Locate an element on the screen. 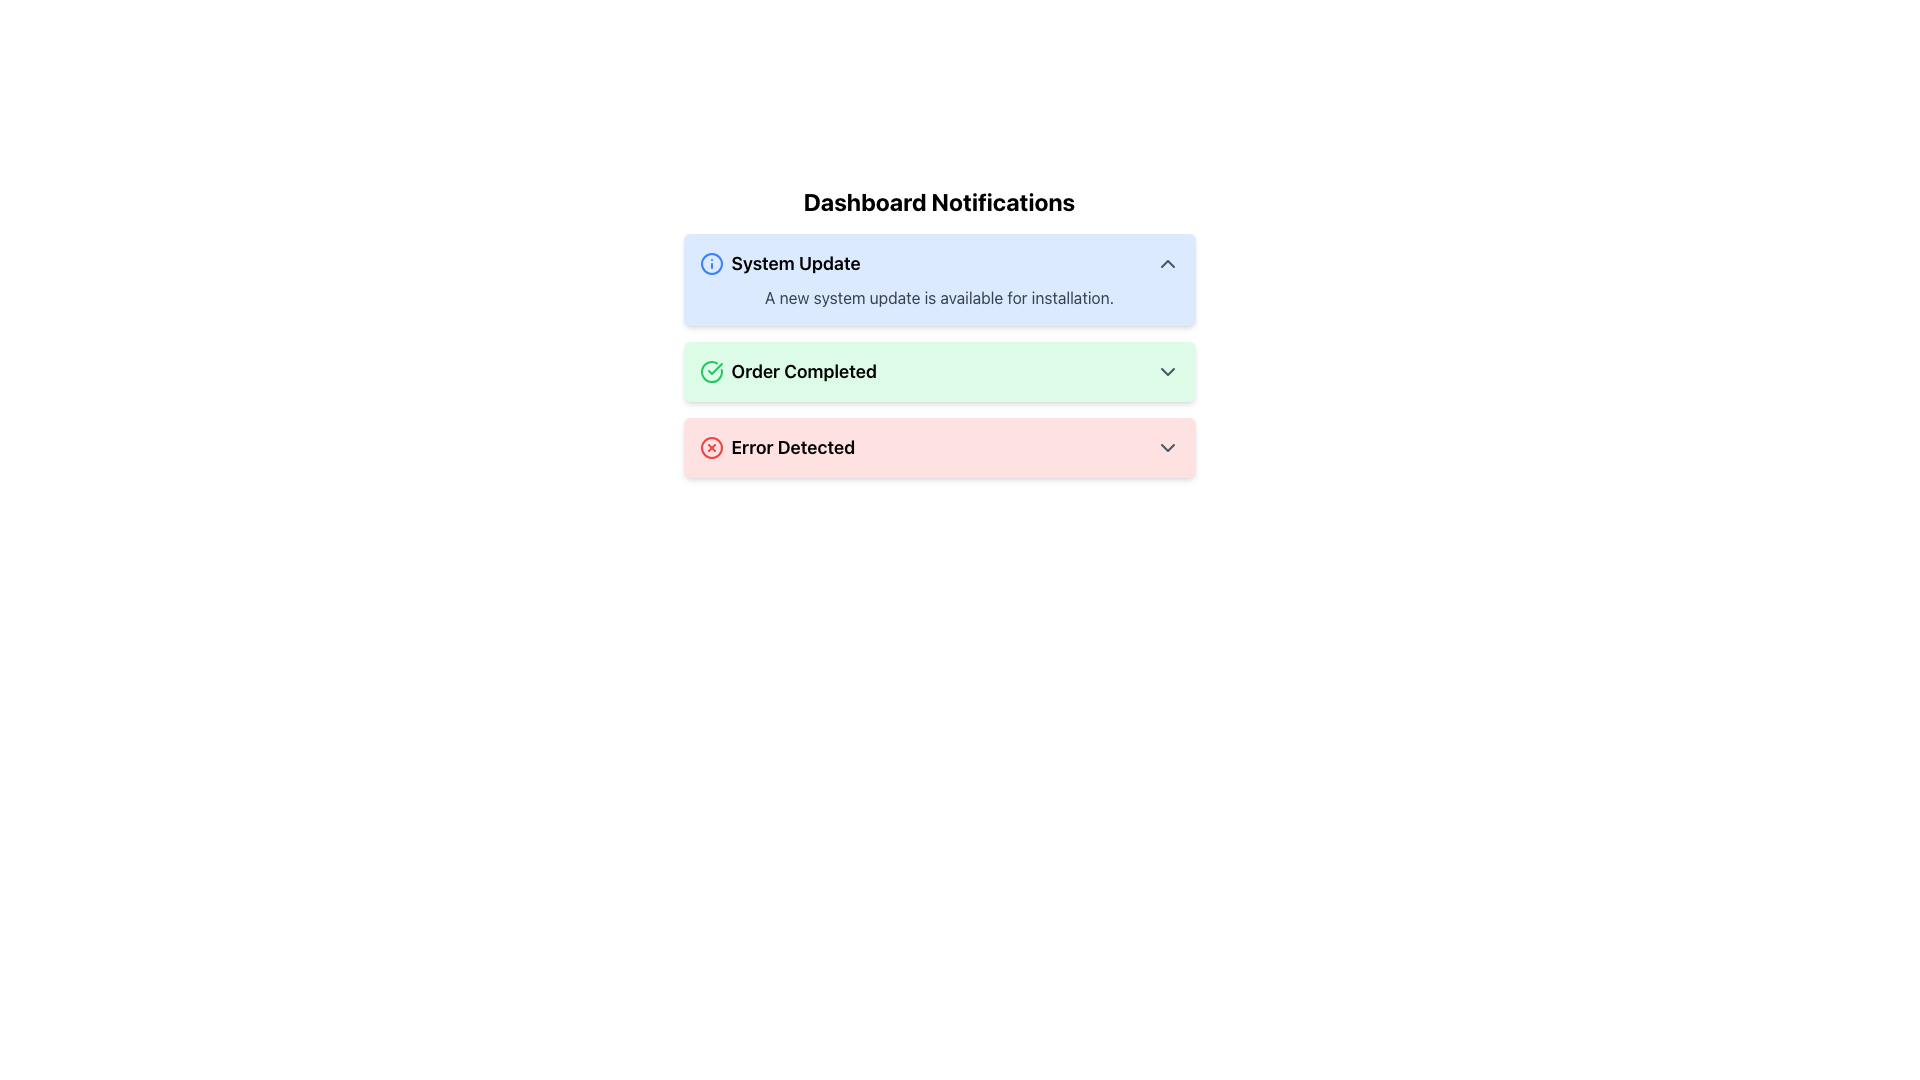 The height and width of the screenshot is (1080, 1920). the status indicator element that informs the user an order has been successfully completed, which is located in the middle notification box that is light green in color is located at coordinates (787, 371).